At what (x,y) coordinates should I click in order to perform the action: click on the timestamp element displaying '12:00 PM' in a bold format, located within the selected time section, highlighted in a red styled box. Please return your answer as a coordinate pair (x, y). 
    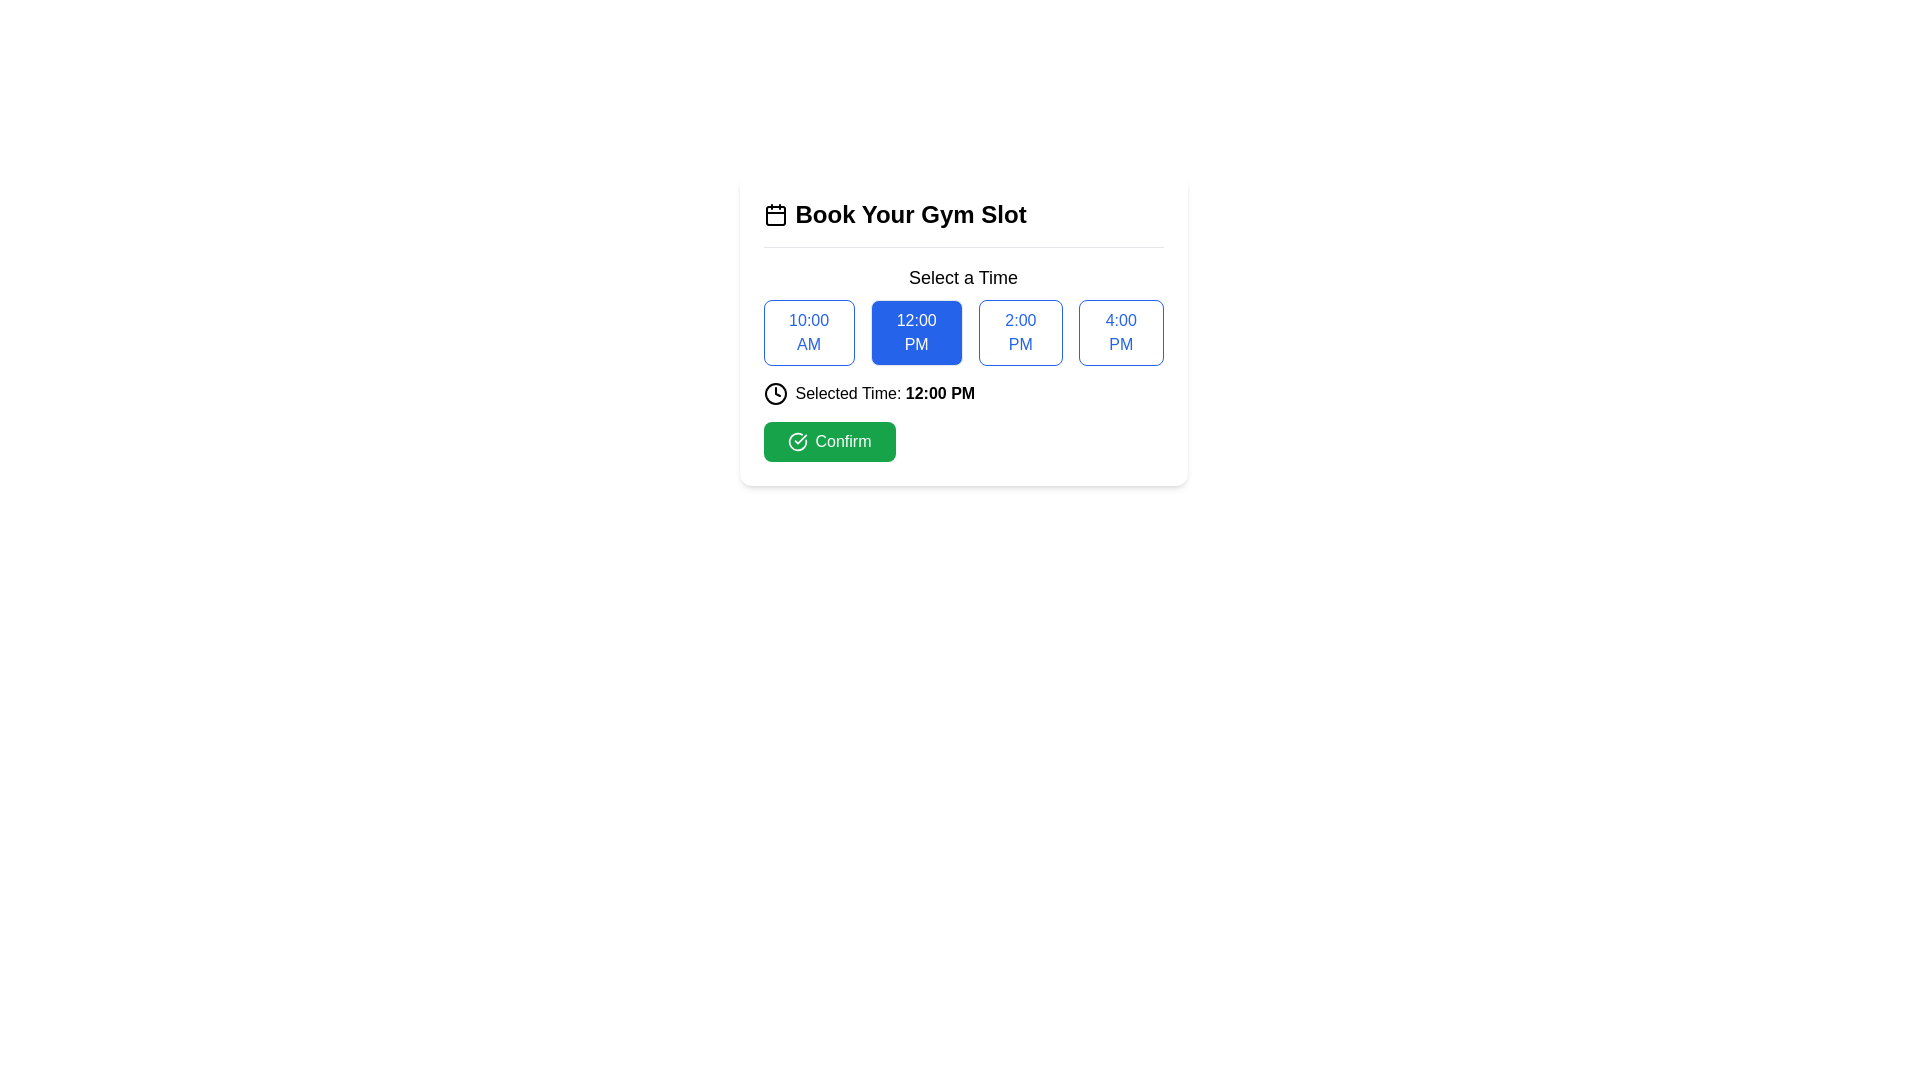
    Looking at the image, I should click on (939, 393).